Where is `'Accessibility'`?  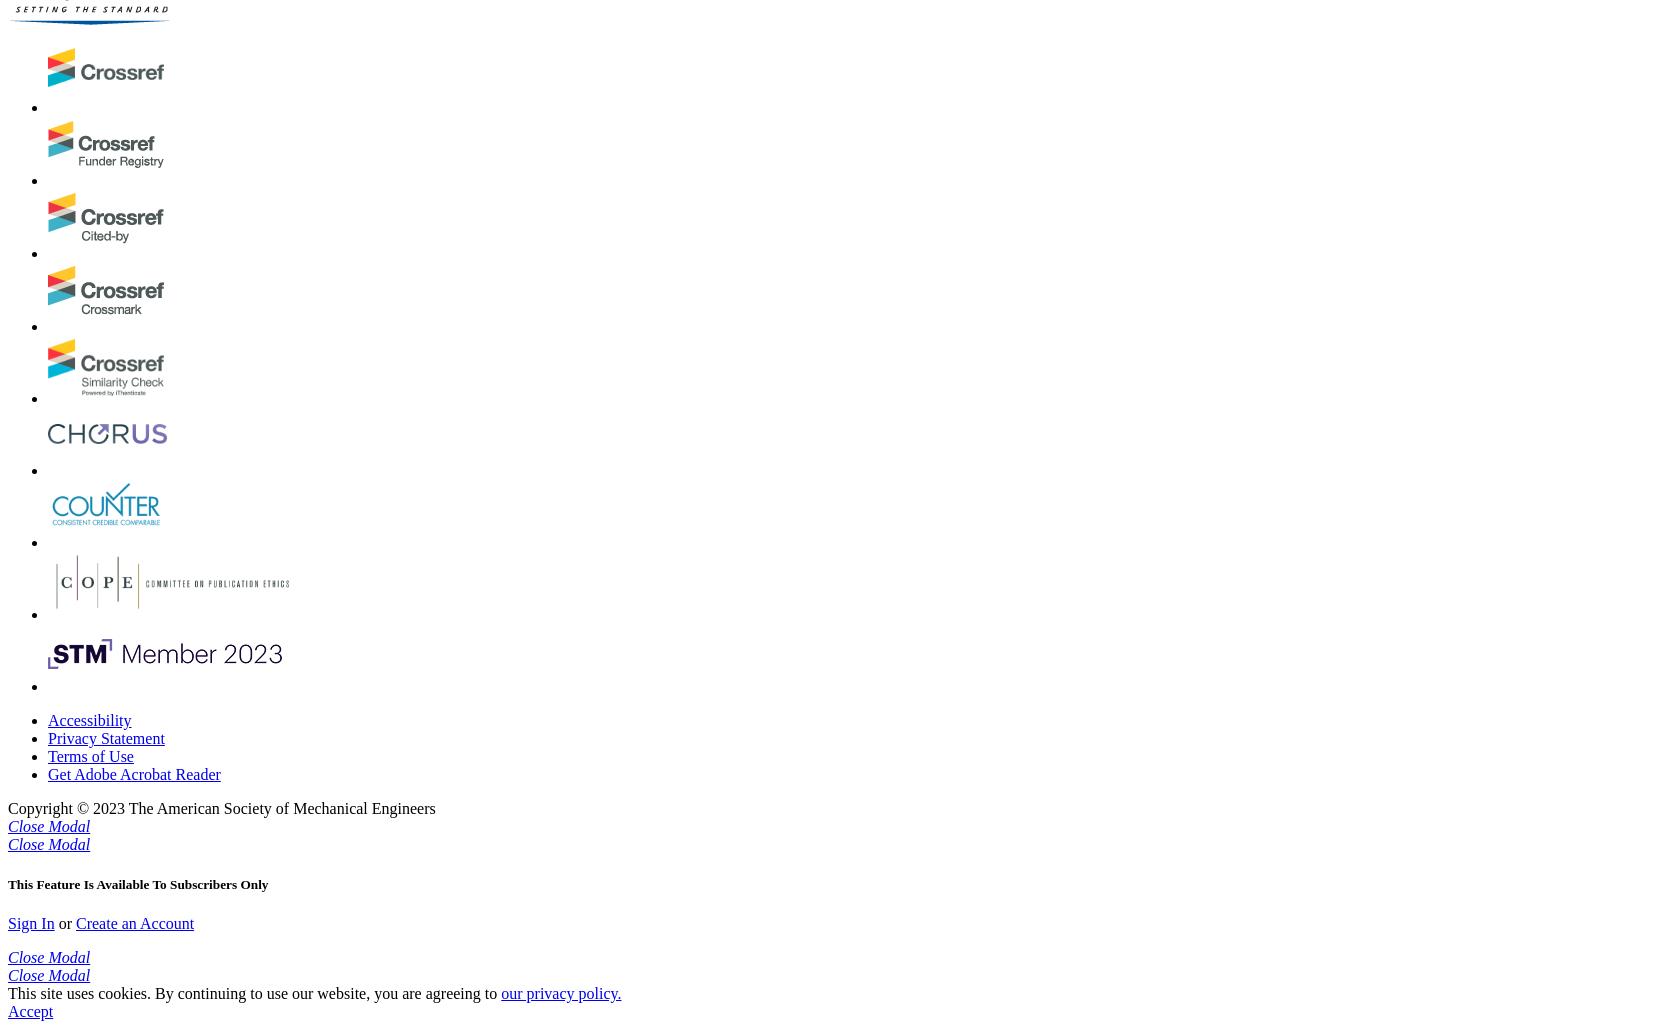
'Accessibility' is located at coordinates (88, 719).